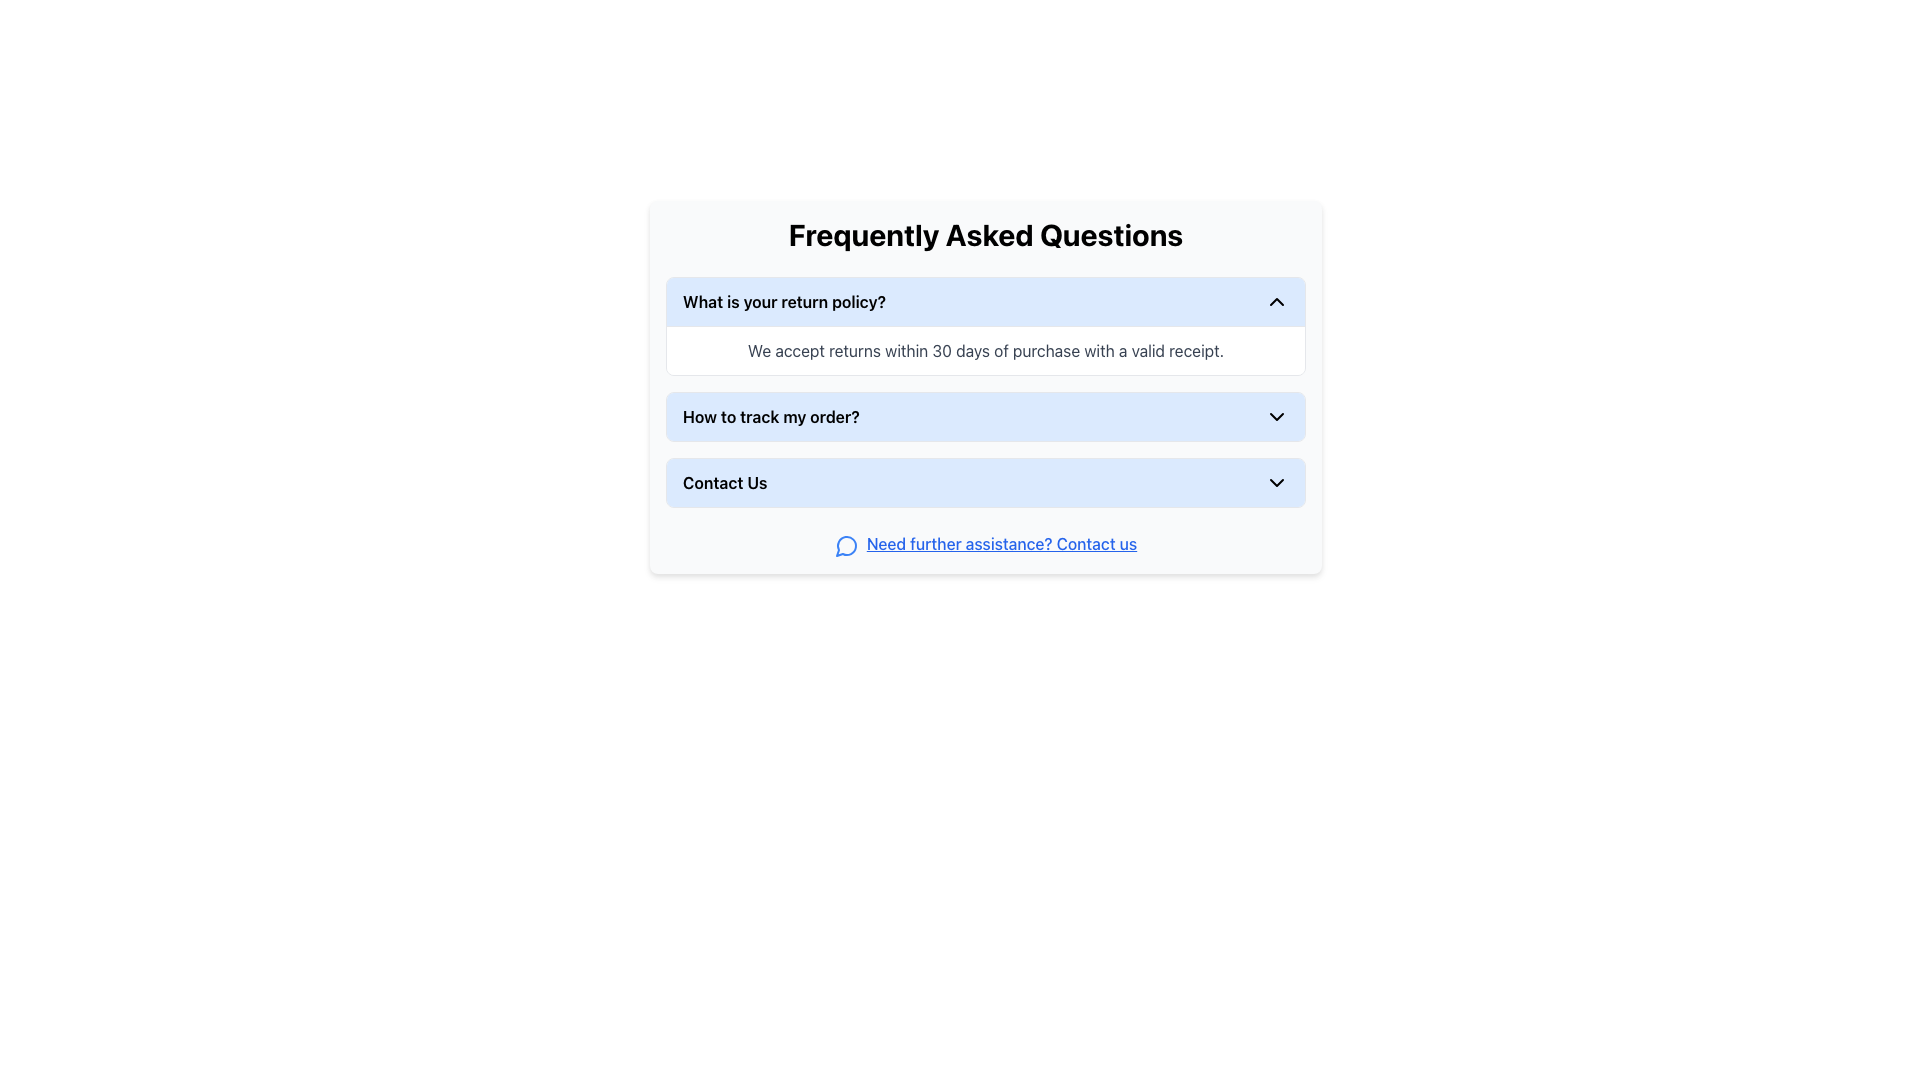  Describe the element at coordinates (770, 415) in the screenshot. I see `the text label displaying 'How to track my order?'` at that location.